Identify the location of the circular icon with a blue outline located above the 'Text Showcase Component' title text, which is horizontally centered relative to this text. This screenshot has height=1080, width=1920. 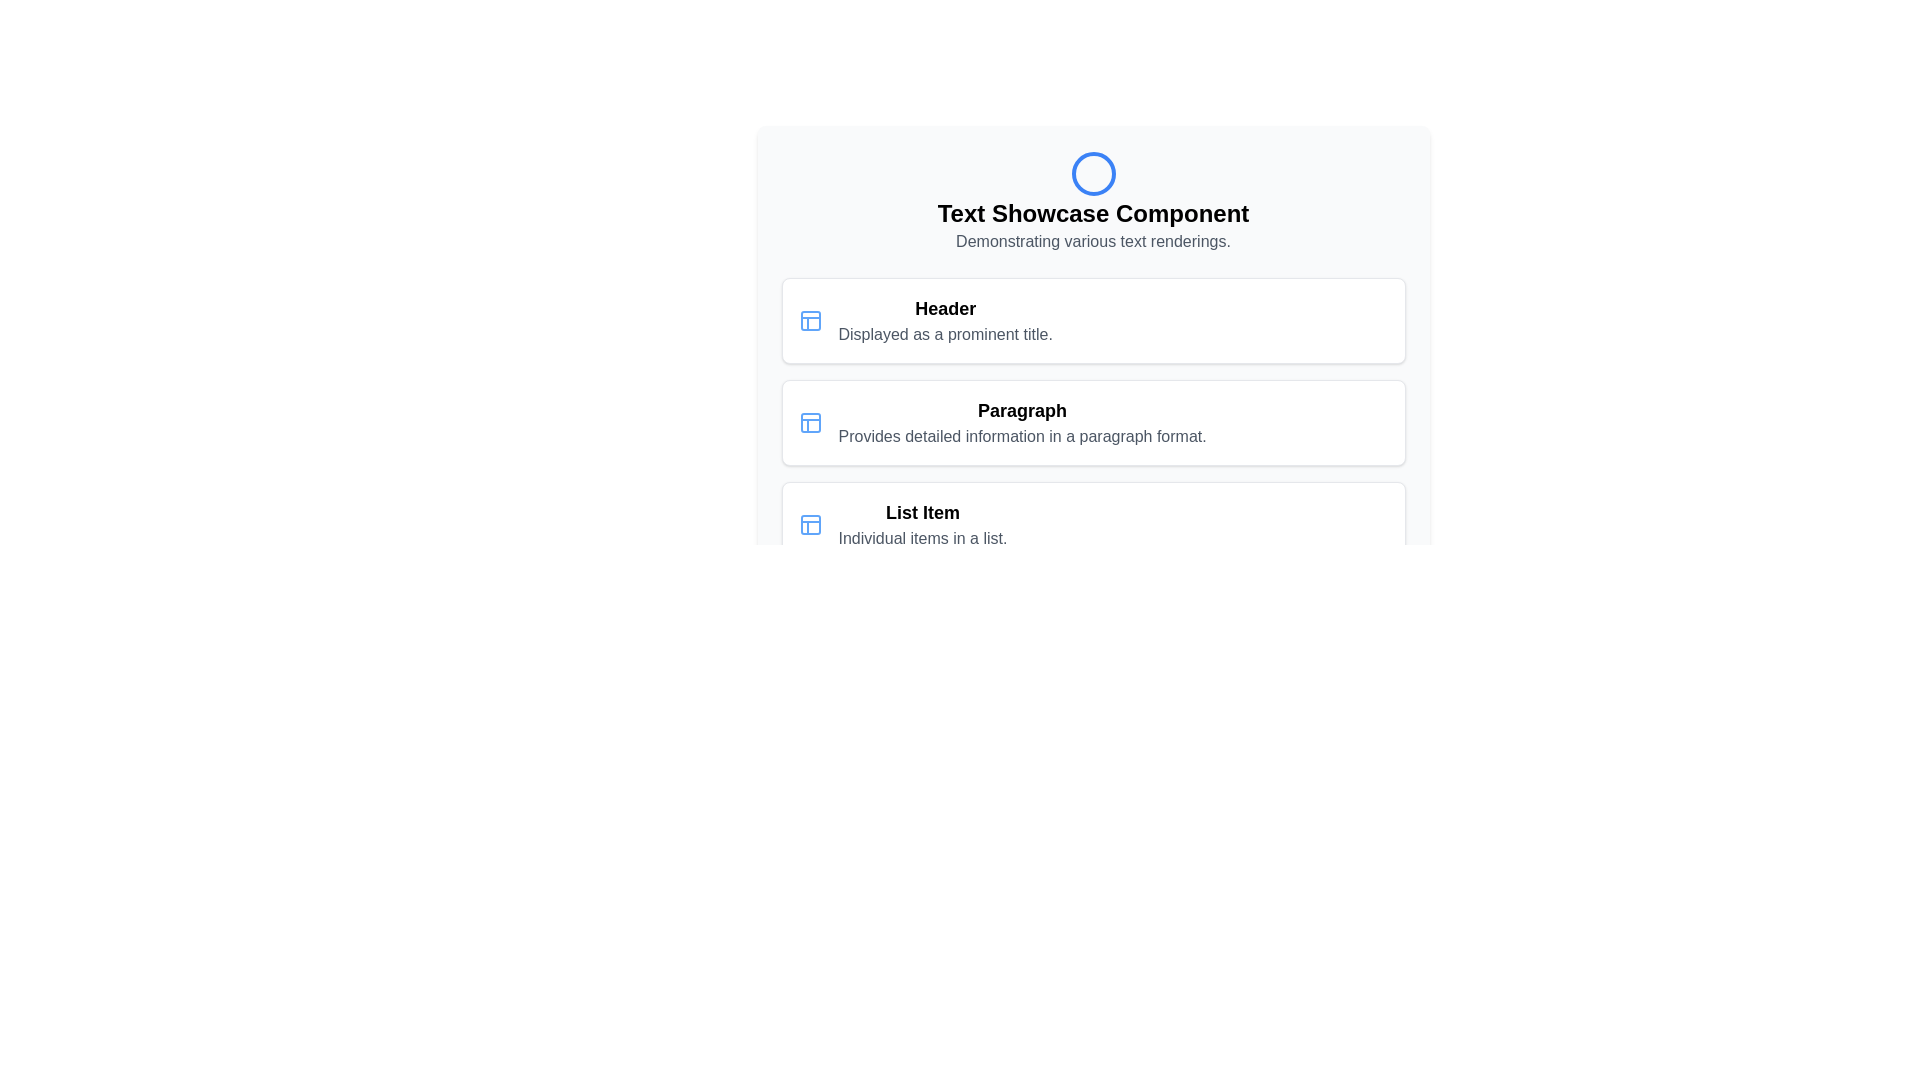
(1092, 172).